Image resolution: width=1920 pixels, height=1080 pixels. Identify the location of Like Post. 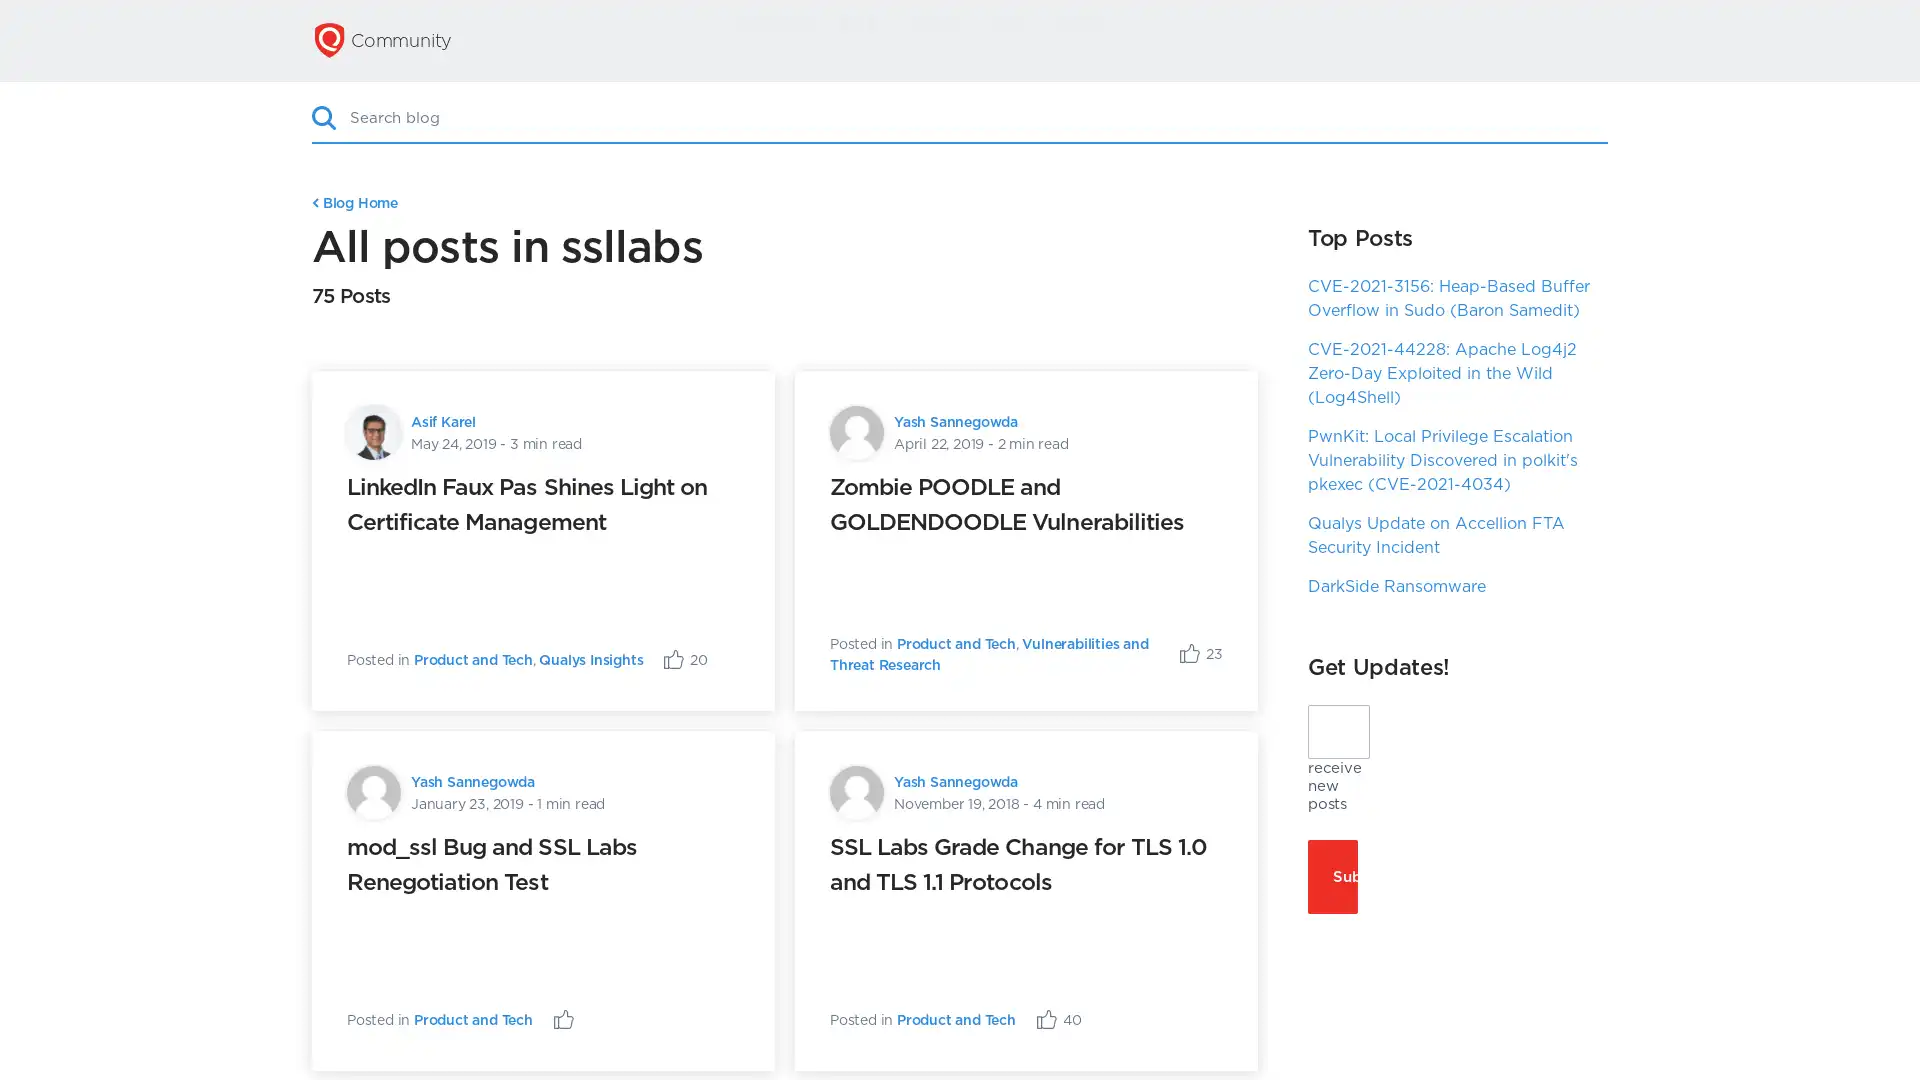
(673, 659).